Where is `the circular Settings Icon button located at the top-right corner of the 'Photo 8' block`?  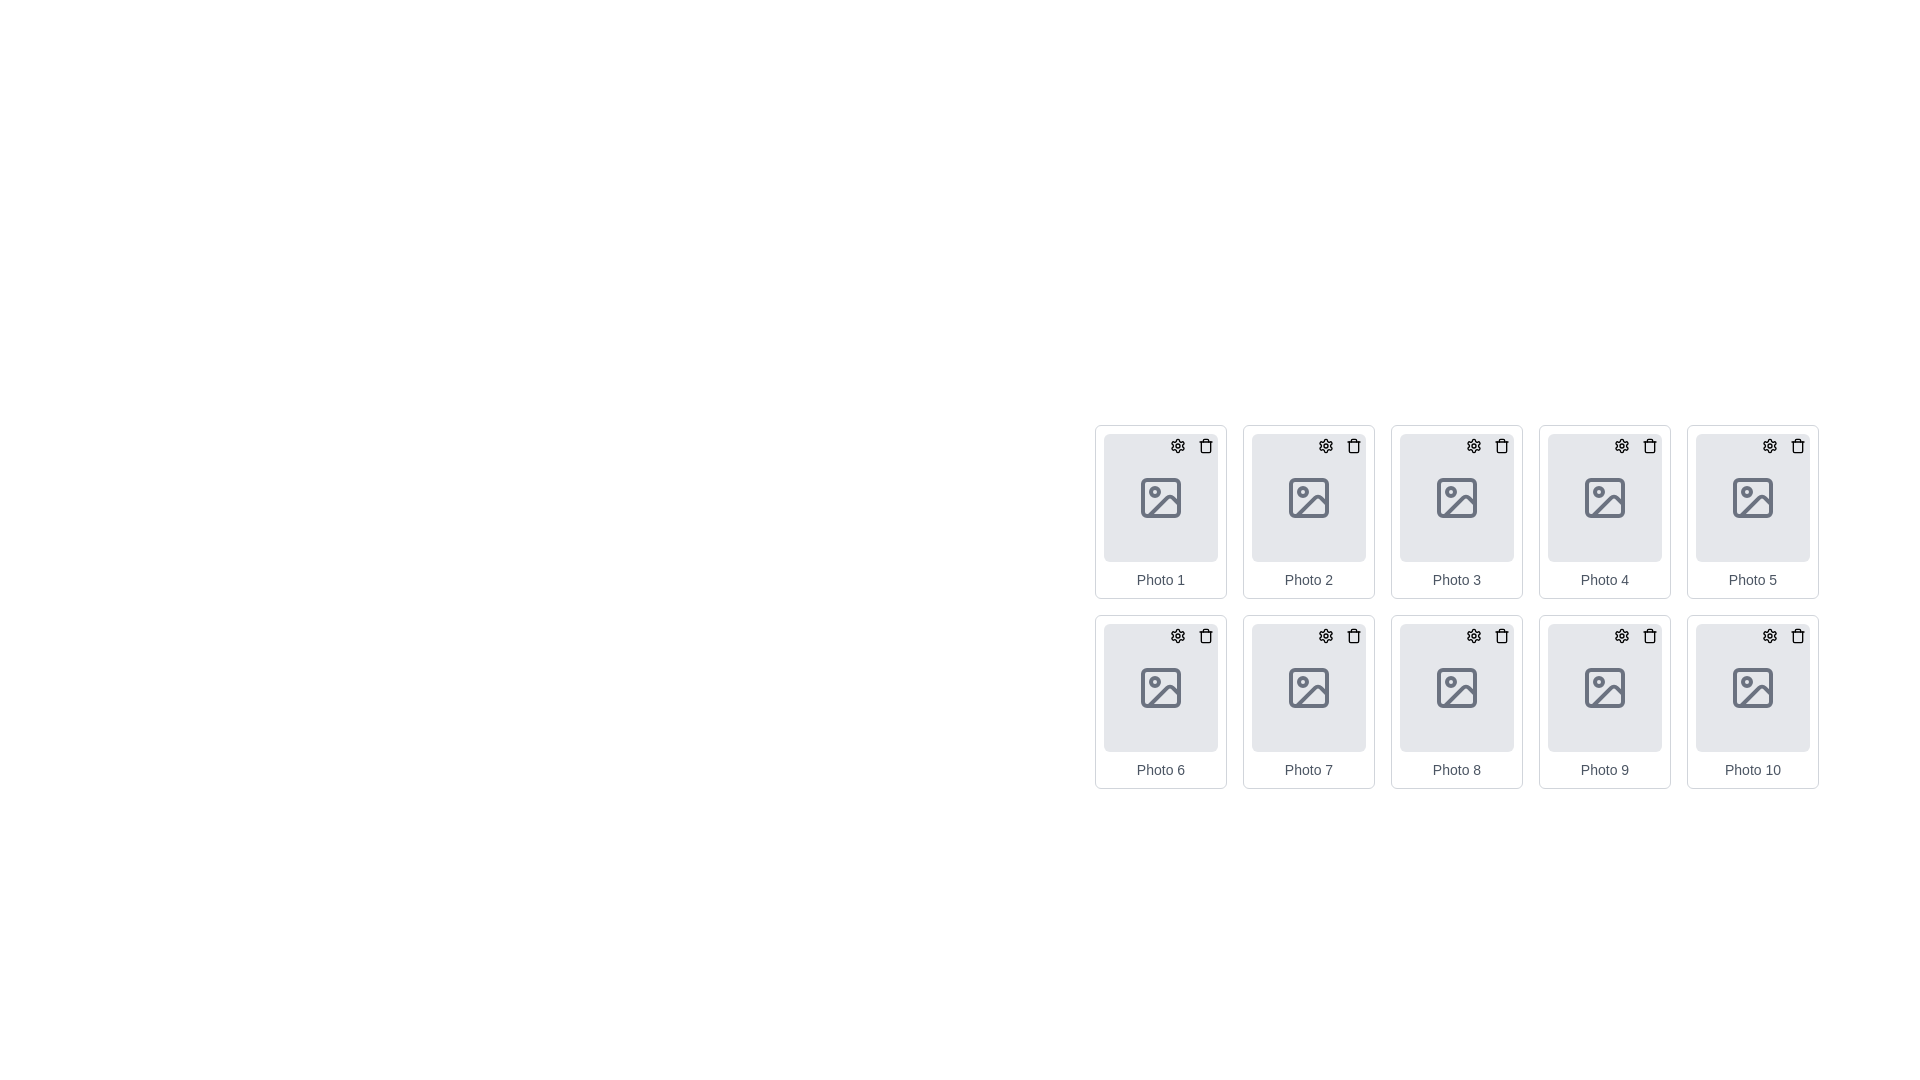 the circular Settings Icon button located at the top-right corner of the 'Photo 8' block is located at coordinates (1473, 636).